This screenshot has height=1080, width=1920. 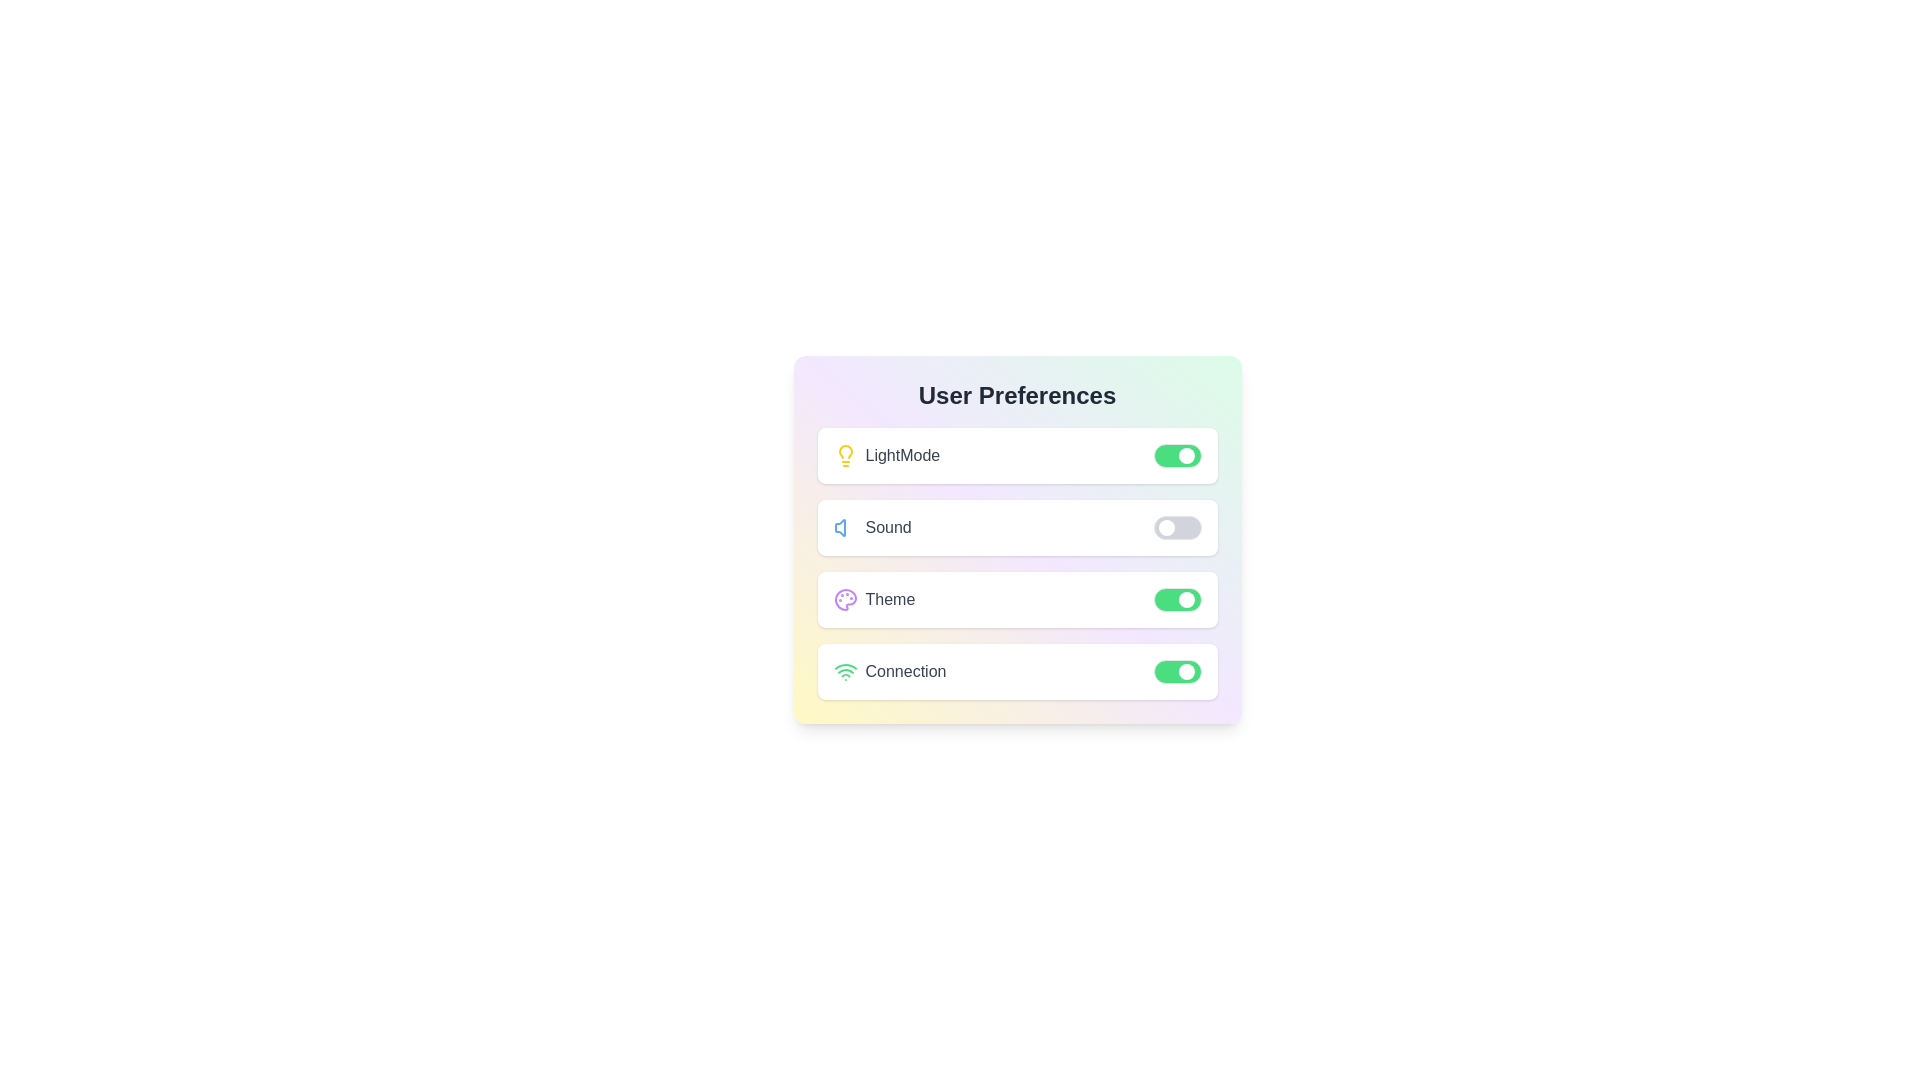 What do you see at coordinates (845, 455) in the screenshot?
I see `the style of the 'Light Mode' icon located at the first position in the preferences section, which is visually represented and has the text 'LightMode' to its right` at bounding box center [845, 455].